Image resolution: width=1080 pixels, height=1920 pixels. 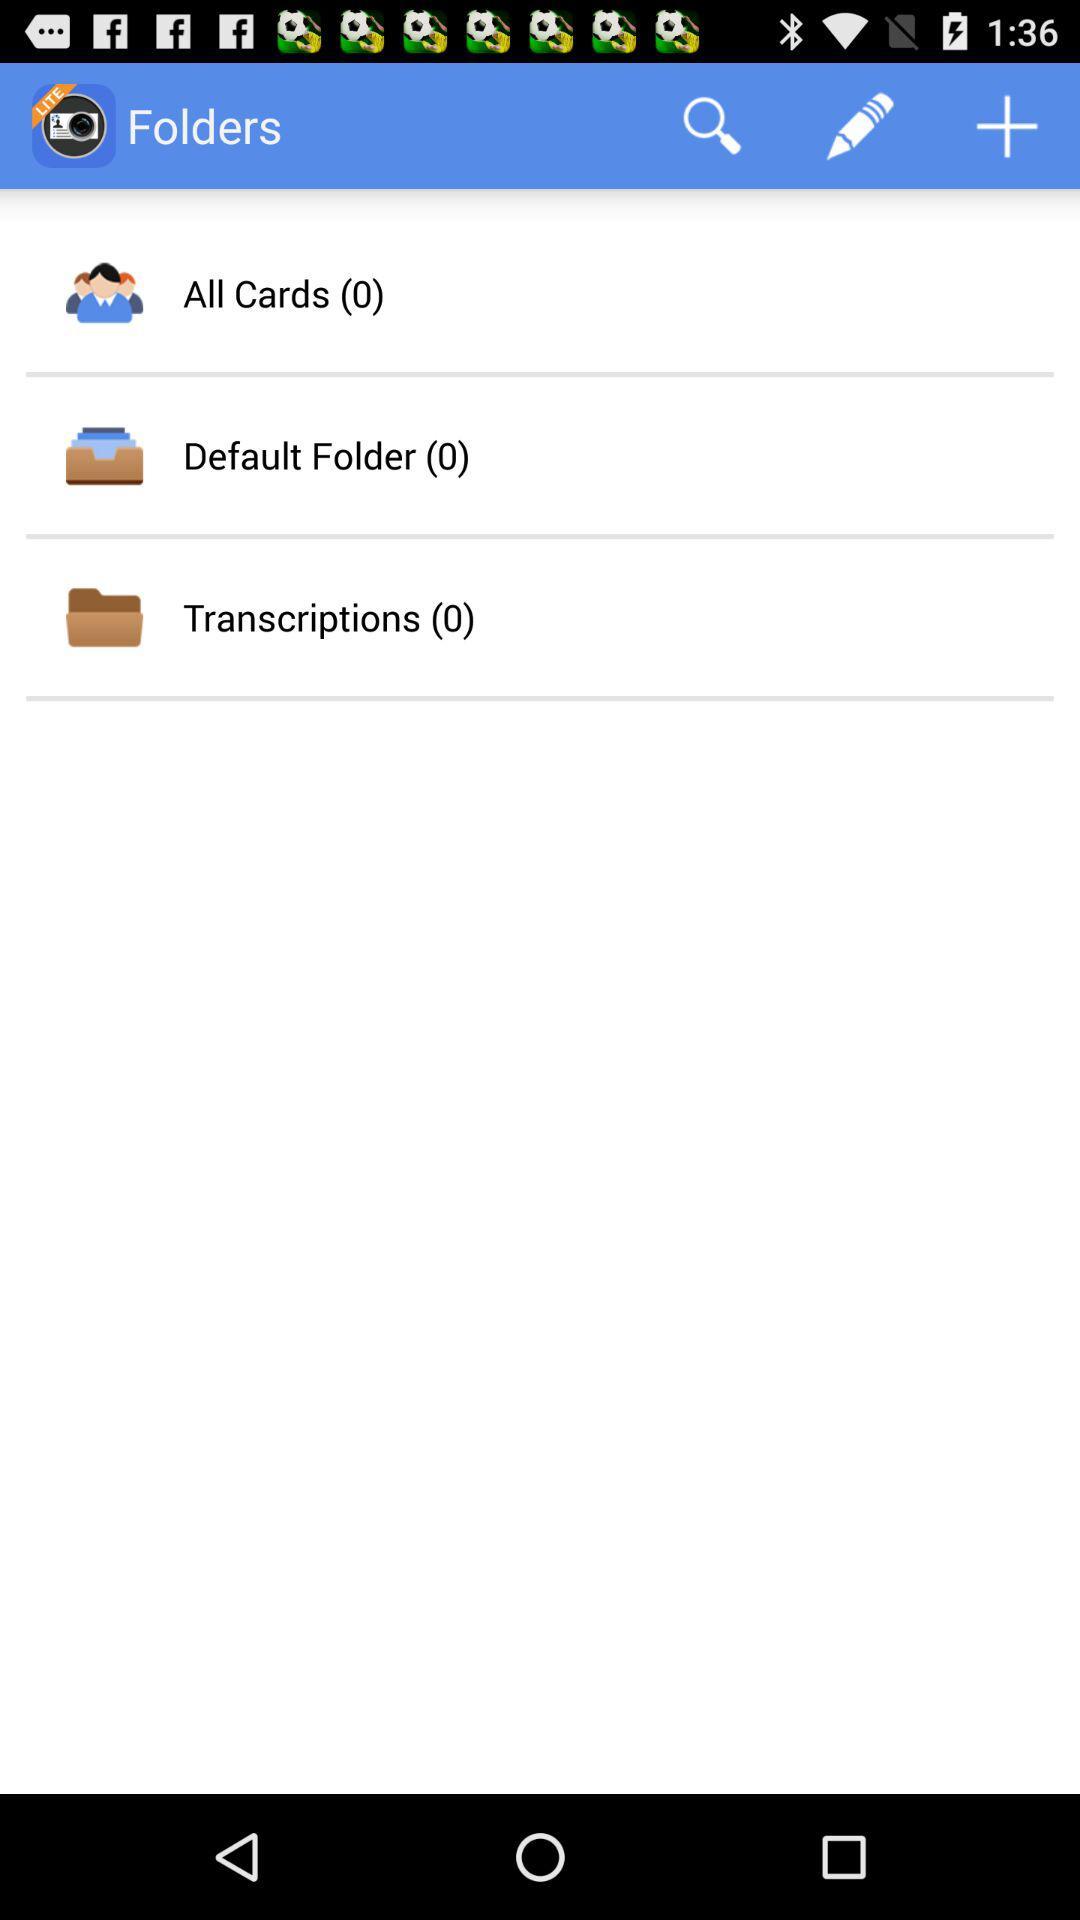 I want to click on all cards (0) item, so click(x=283, y=292).